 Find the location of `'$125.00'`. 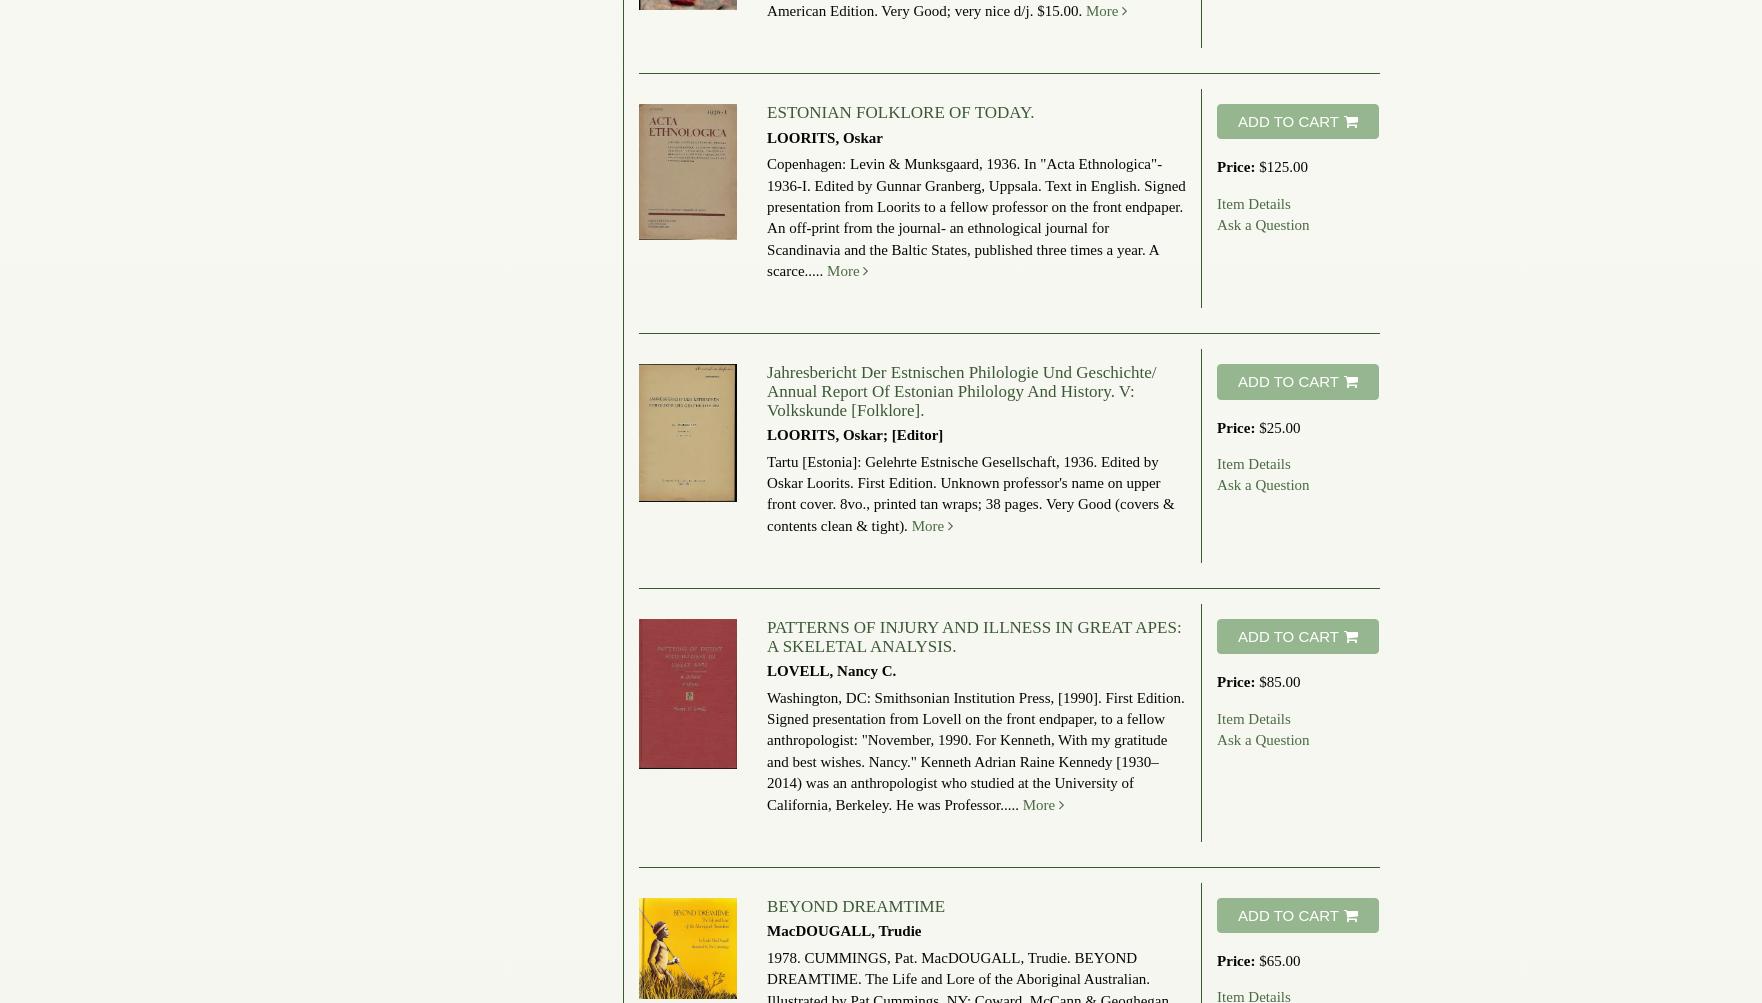

'$125.00' is located at coordinates (1282, 165).